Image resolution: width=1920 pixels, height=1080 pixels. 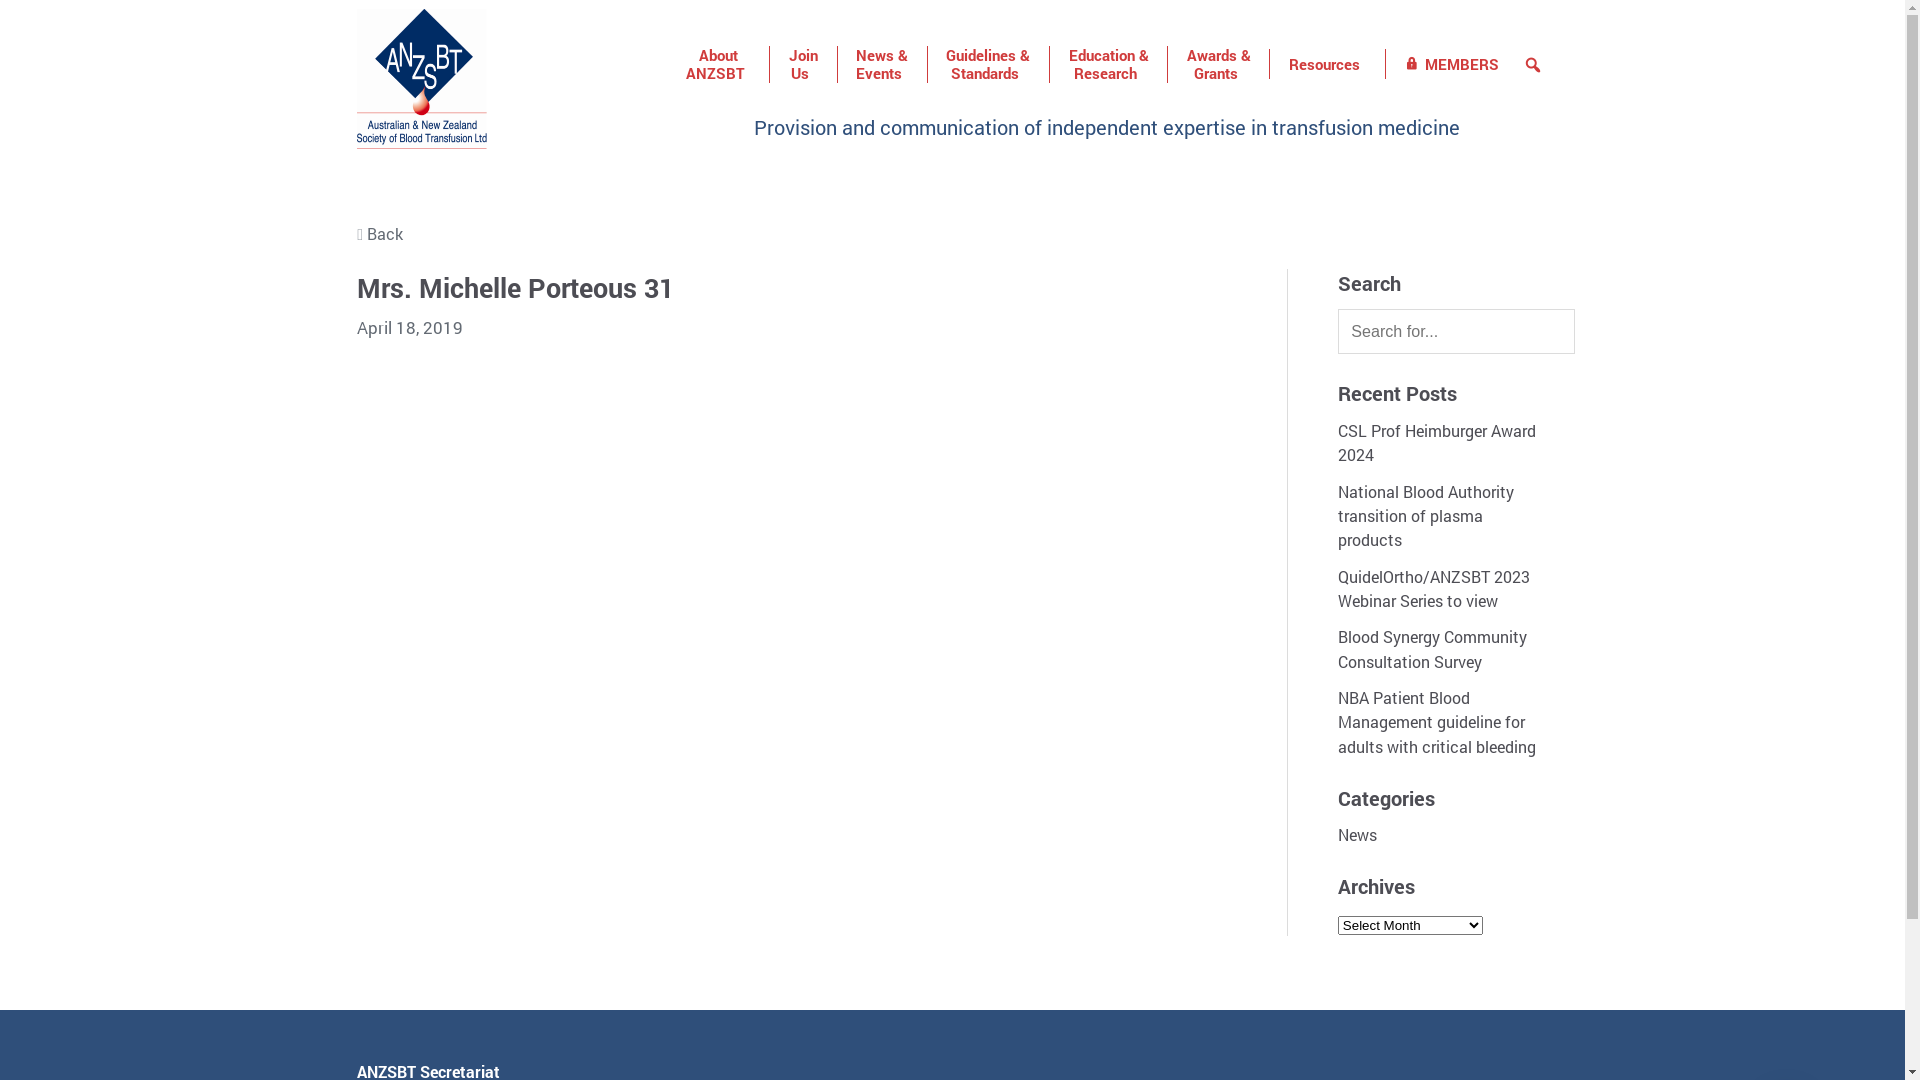 What do you see at coordinates (1452, 63) in the screenshot?
I see `'MEMBERS'` at bounding box center [1452, 63].